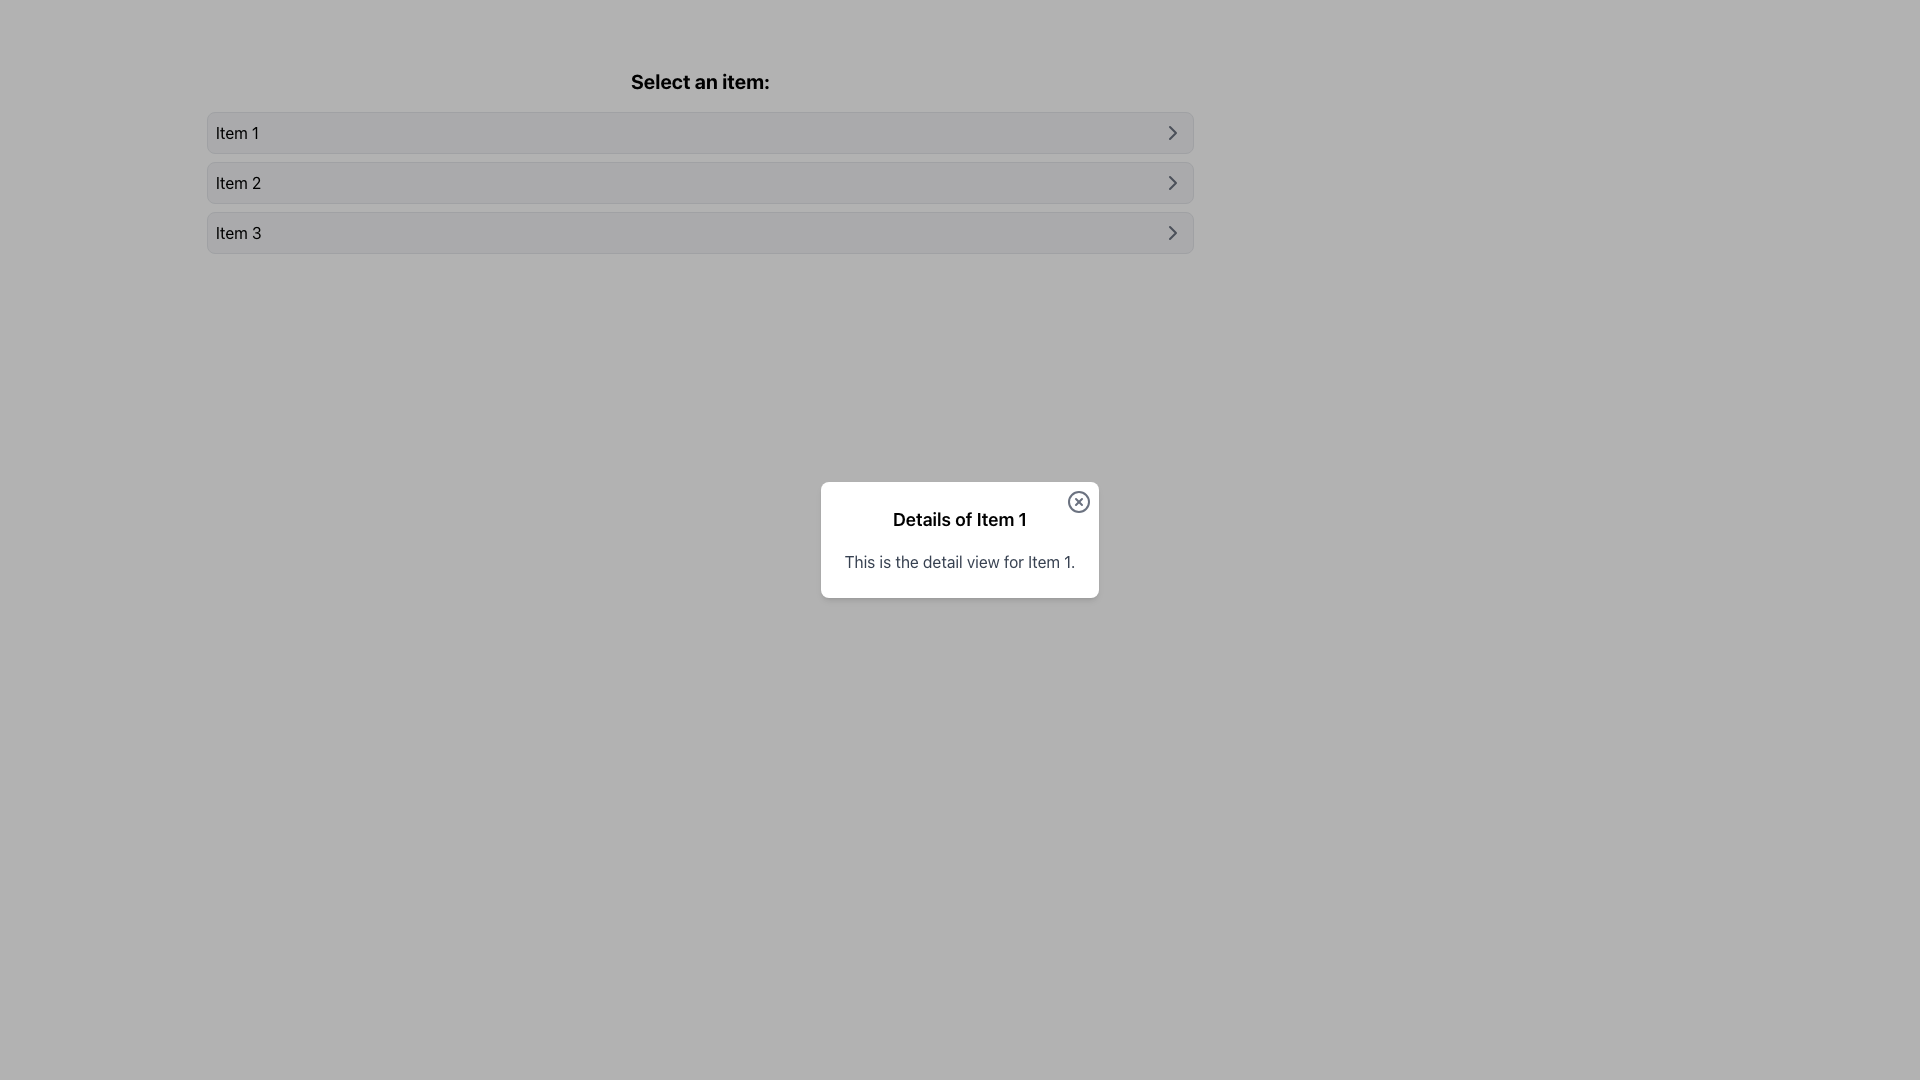  Describe the element at coordinates (960, 562) in the screenshot. I see `textual content of the gray text element that says 'This is the detail view for Item 1.' located below the title 'Details of Item 1.'` at that location.